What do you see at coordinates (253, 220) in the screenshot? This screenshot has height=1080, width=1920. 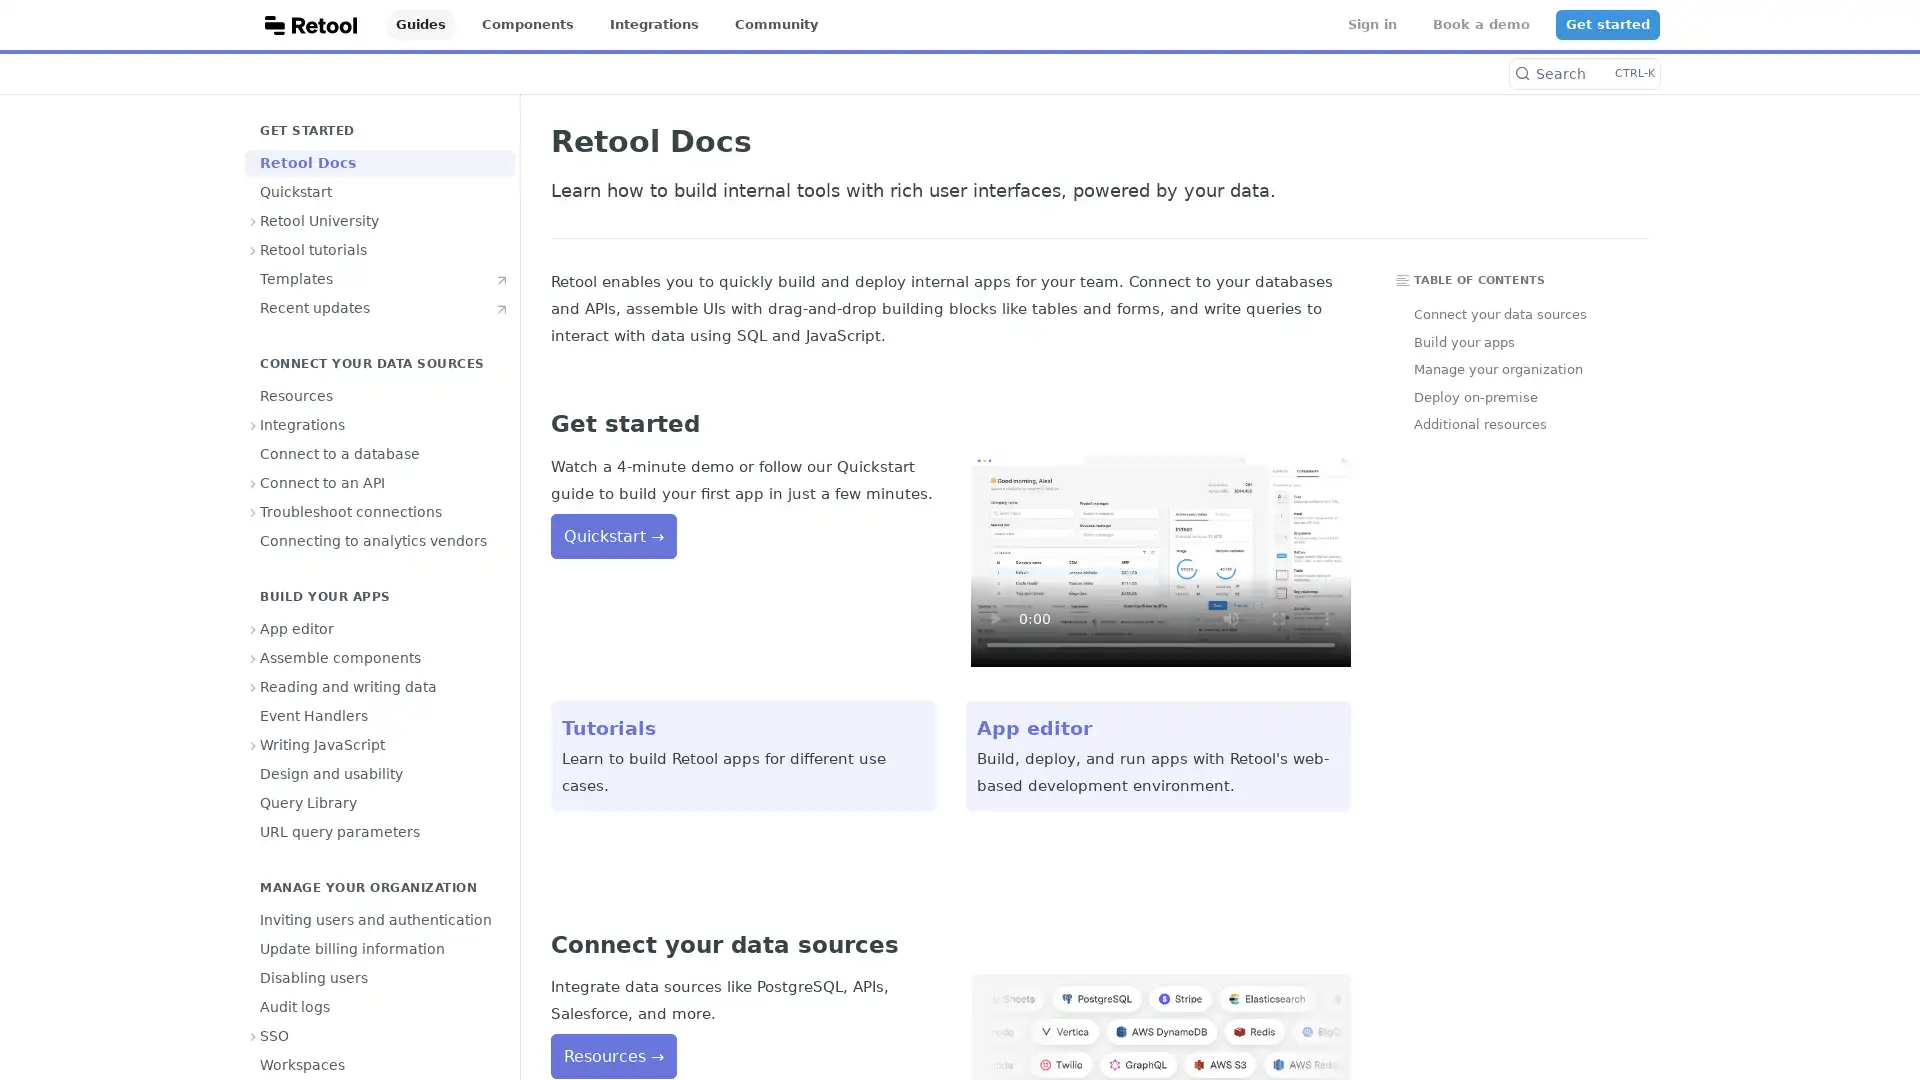 I see `Show subpages for Retool University` at bounding box center [253, 220].